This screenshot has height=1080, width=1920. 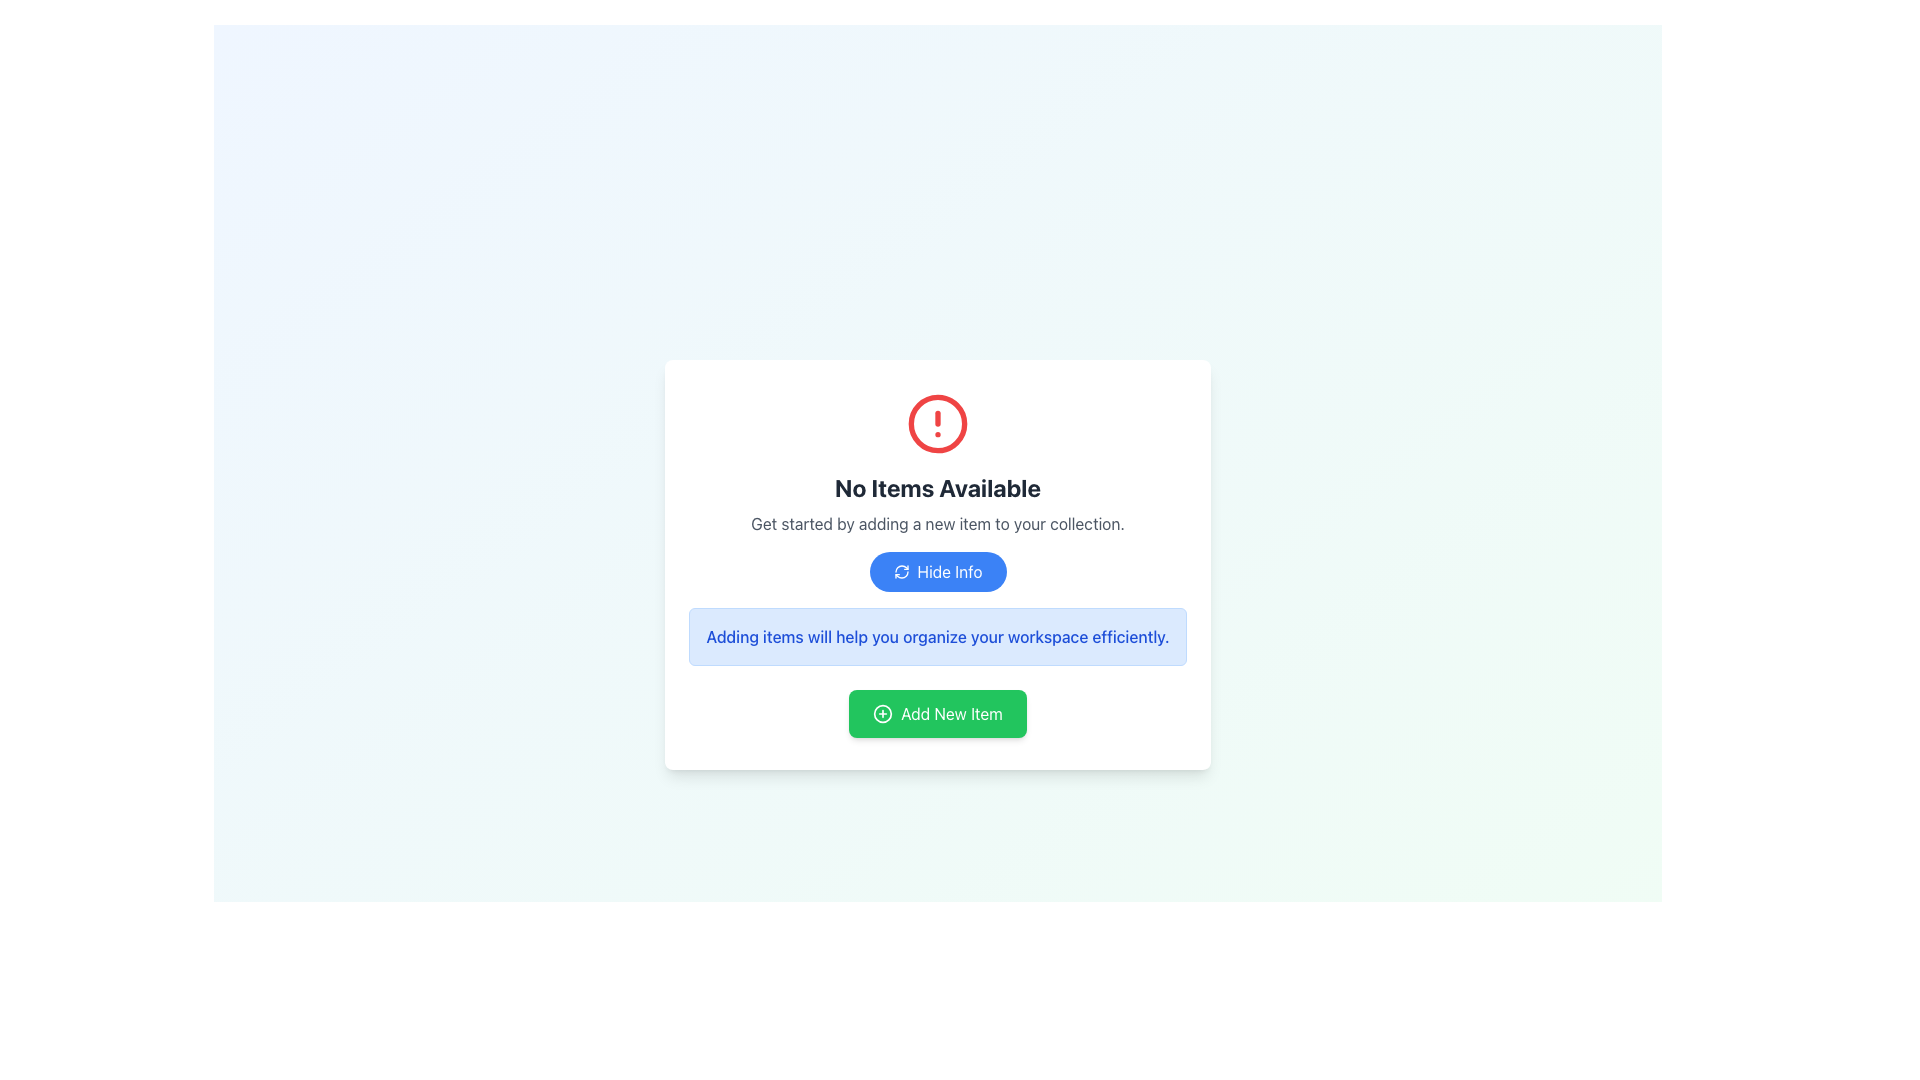 I want to click on instructional text that says 'Get started by adding a new item to your collection.' which is located below the header 'No Items Available' and above the blue 'Hide Info' button, so click(x=936, y=523).